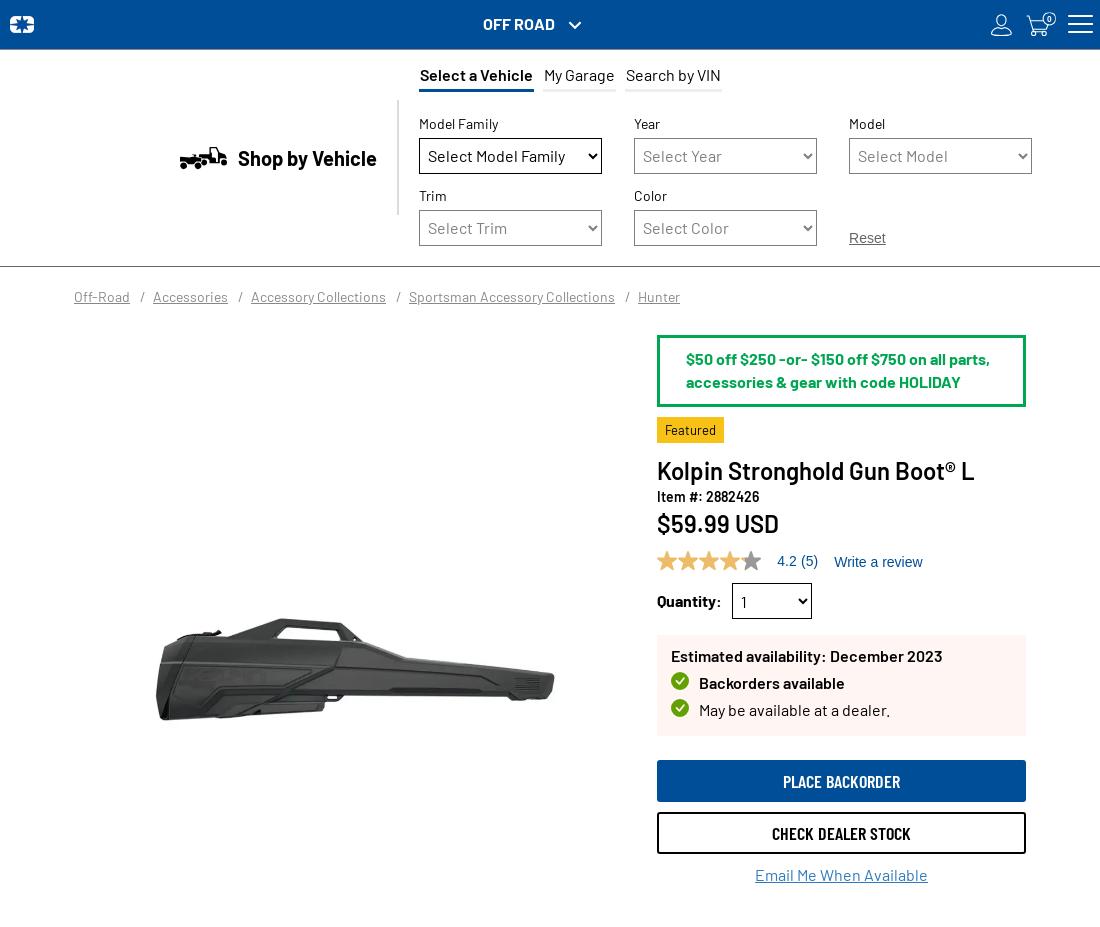 This screenshot has width=1100, height=927. I want to click on '0', so click(1048, 16).